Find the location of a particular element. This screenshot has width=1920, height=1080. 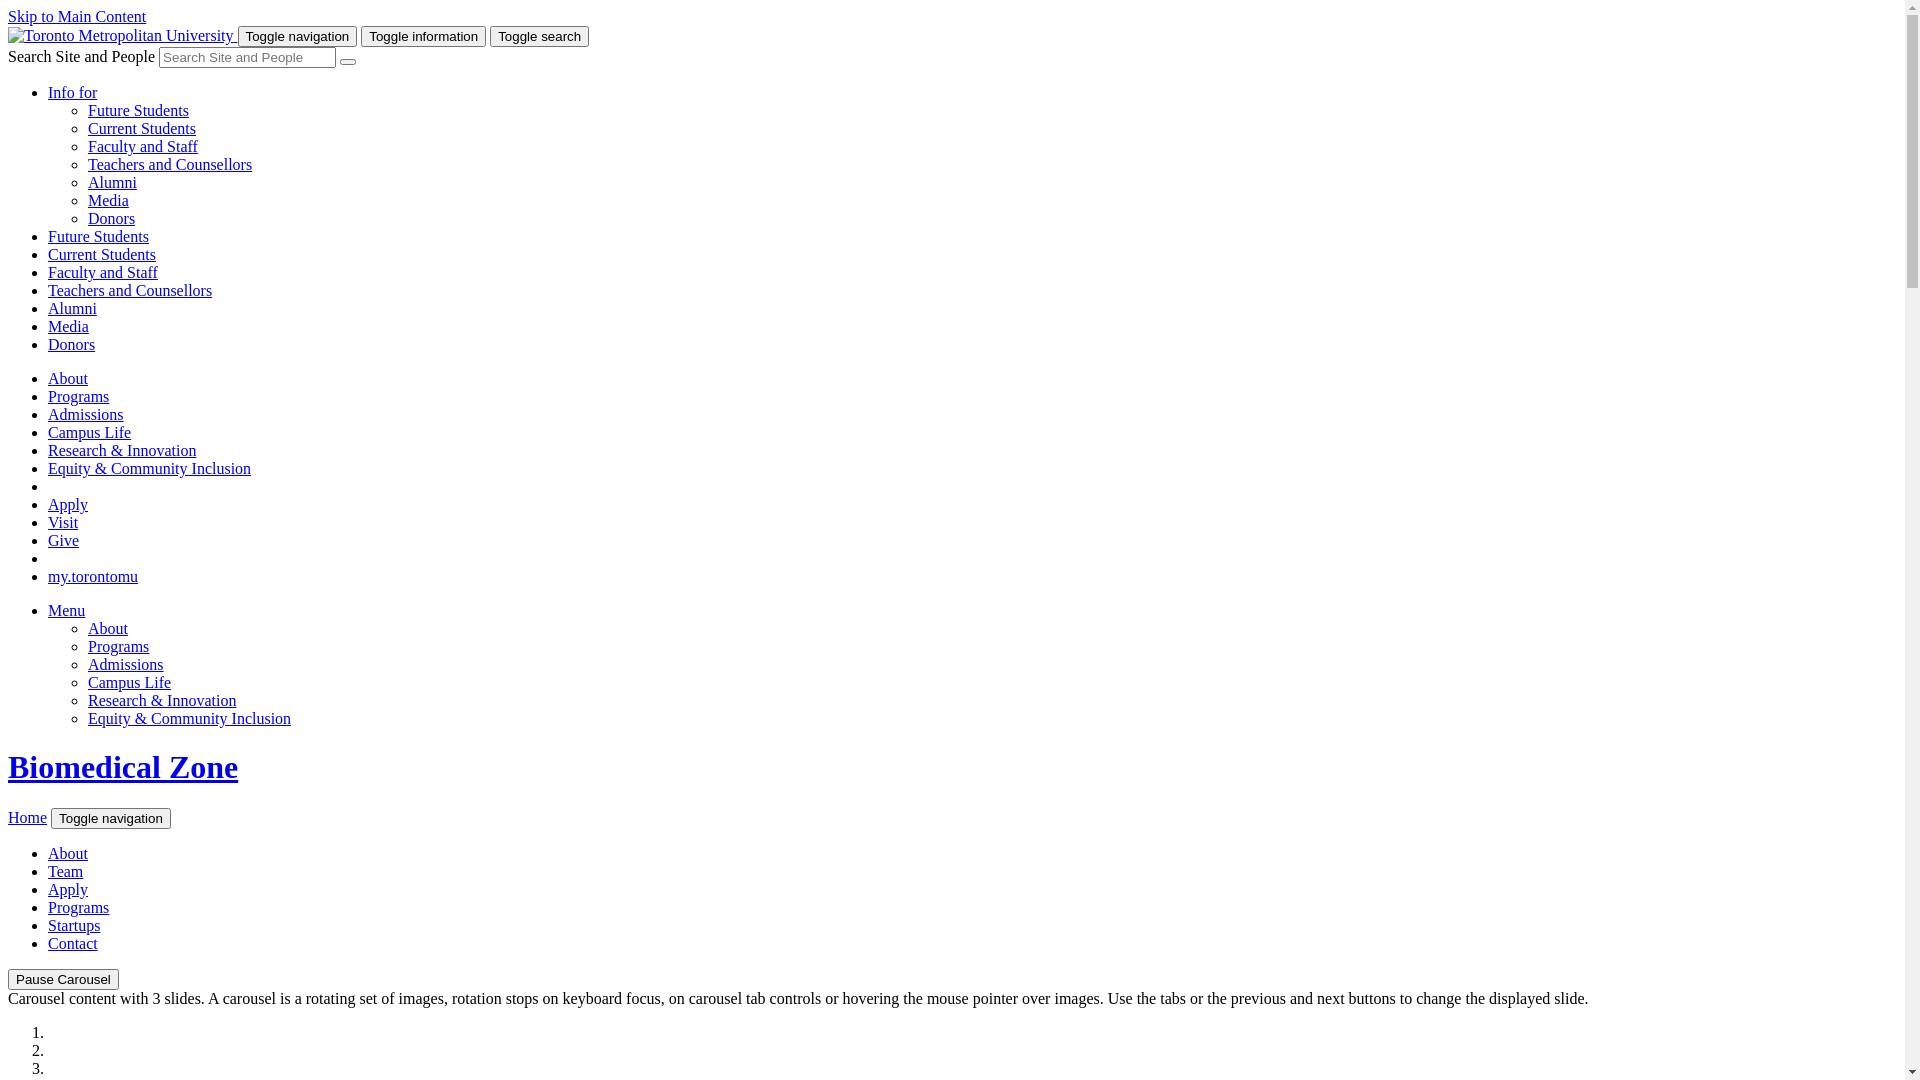

'Alumni' is located at coordinates (111, 182).